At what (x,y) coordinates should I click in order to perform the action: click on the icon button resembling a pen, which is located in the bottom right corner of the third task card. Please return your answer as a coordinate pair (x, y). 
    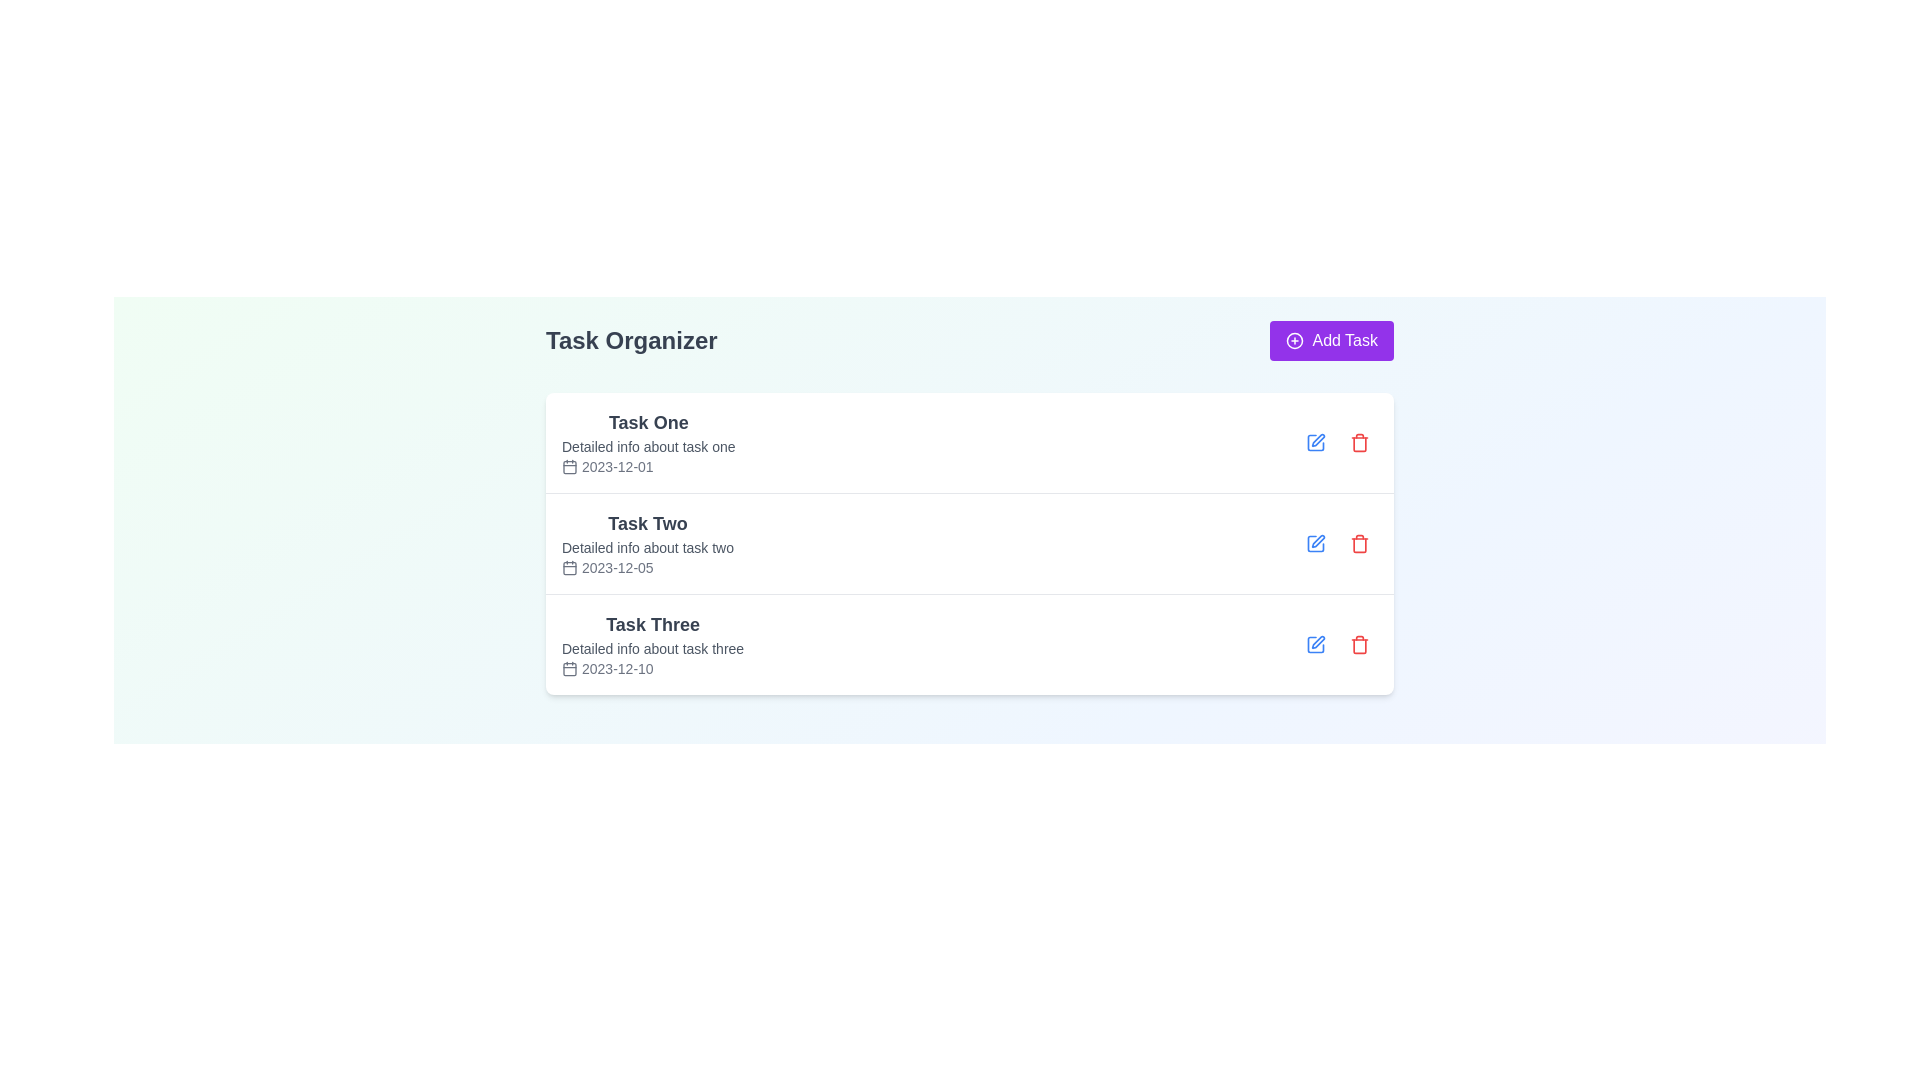
    Looking at the image, I should click on (1315, 644).